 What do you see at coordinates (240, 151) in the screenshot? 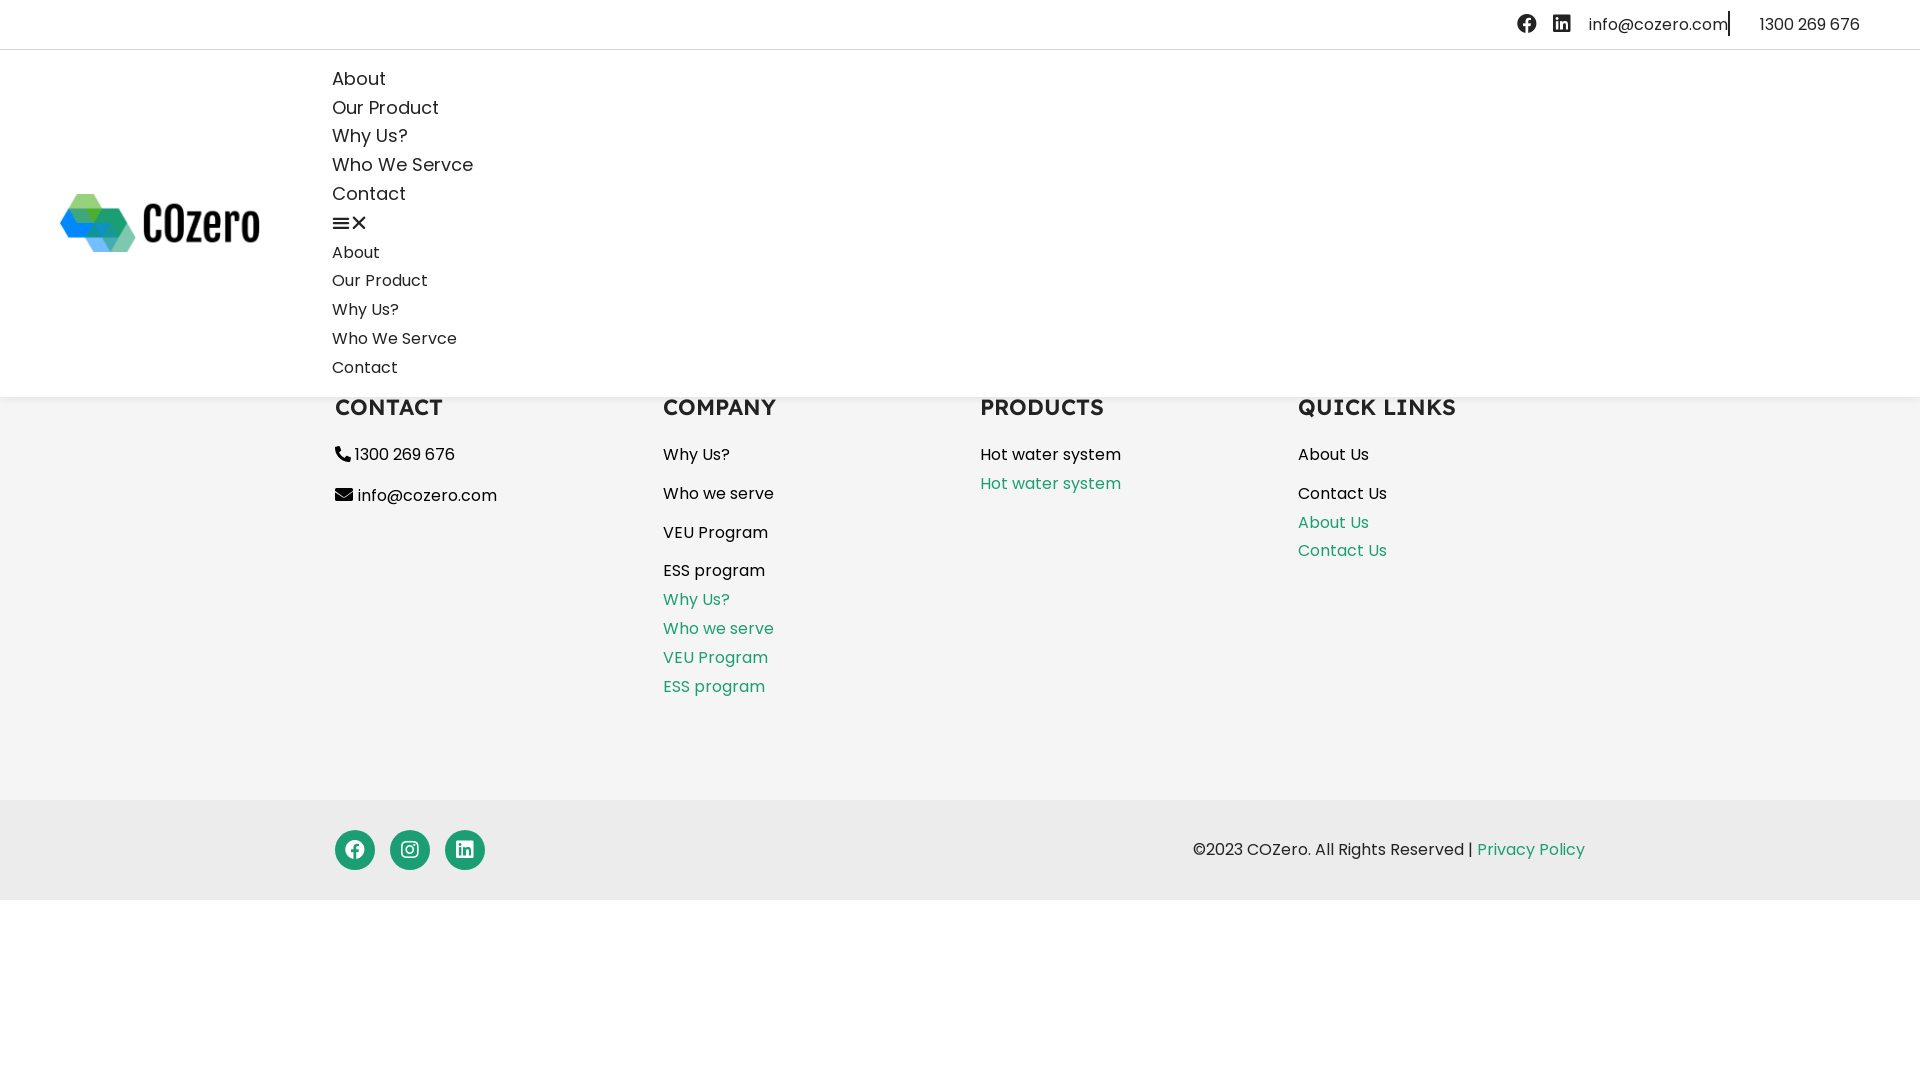
I see `'Search'` at bounding box center [240, 151].